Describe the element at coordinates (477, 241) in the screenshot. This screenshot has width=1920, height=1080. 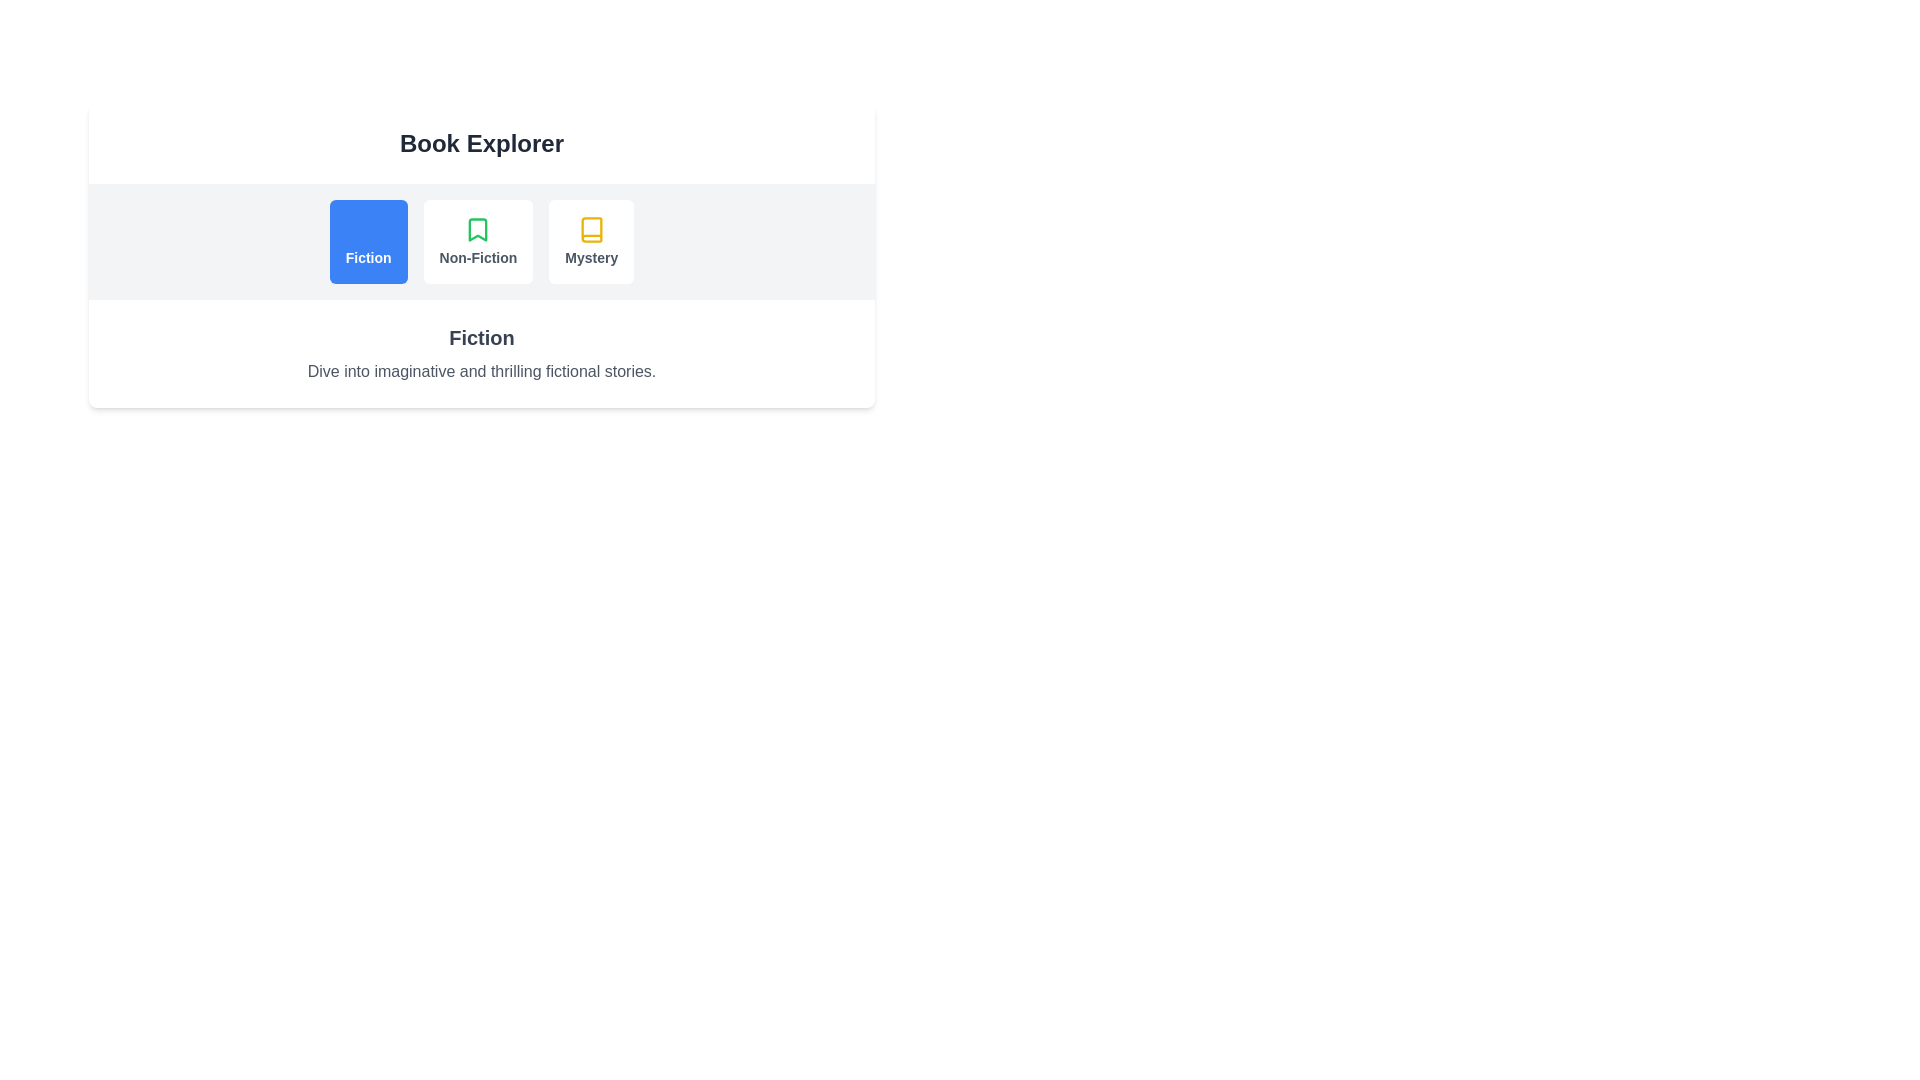
I see `the tab labeled Non-Fiction to view its content` at that location.